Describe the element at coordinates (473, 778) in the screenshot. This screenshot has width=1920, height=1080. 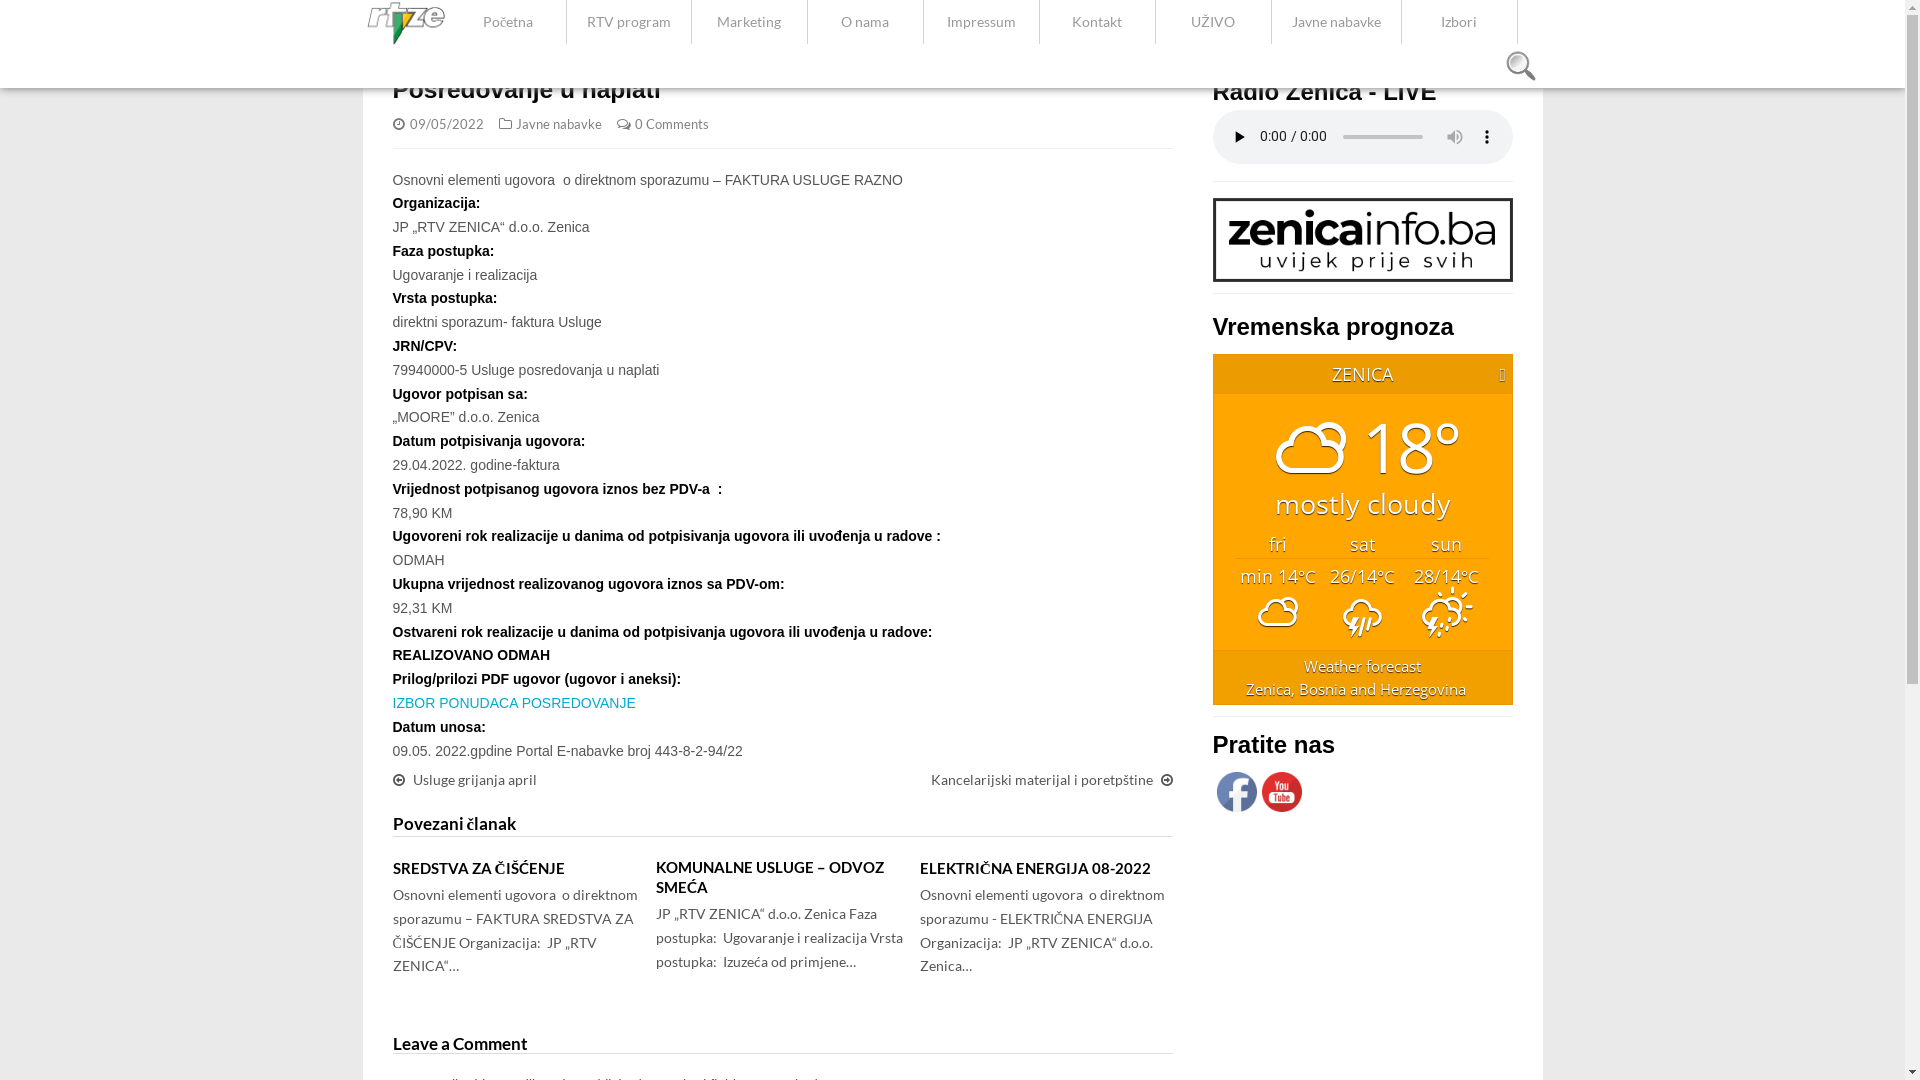
I see `'Usluge grijanja april'` at that location.